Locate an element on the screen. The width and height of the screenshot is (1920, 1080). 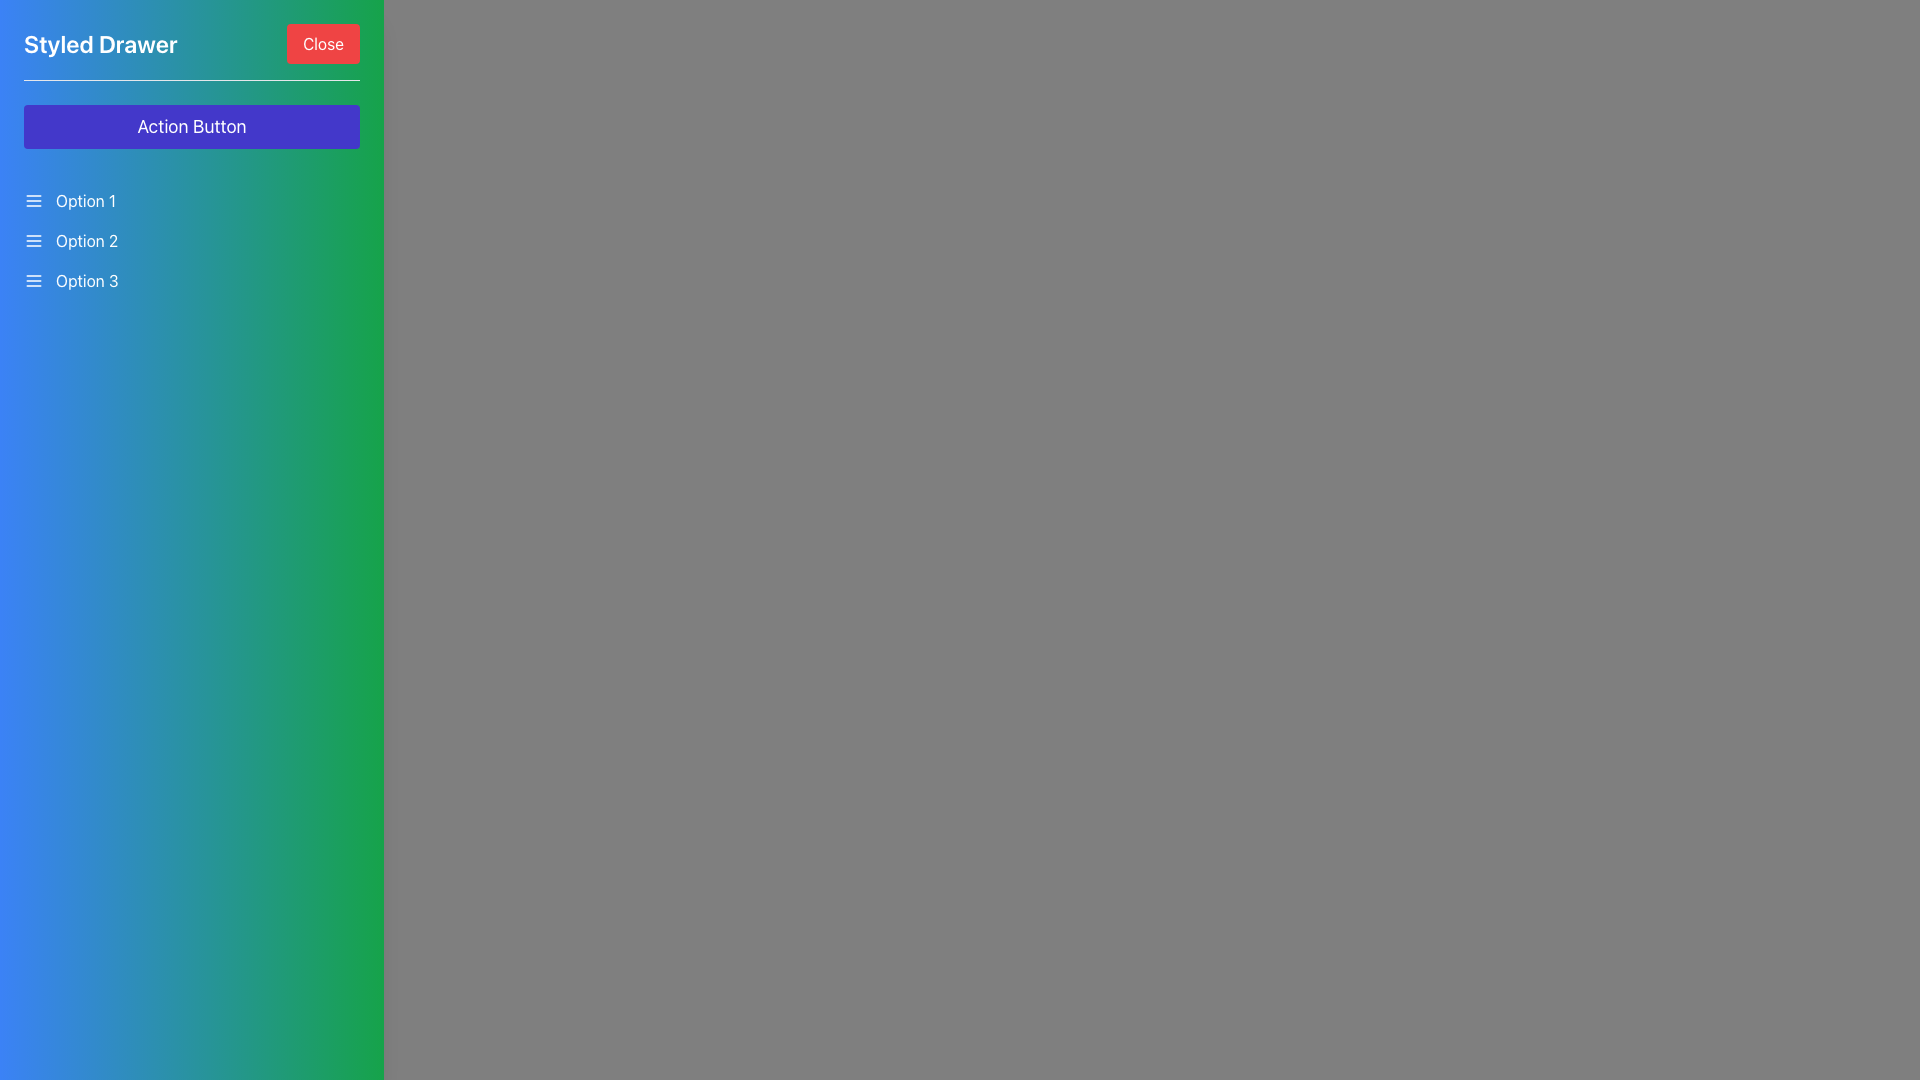
the horizontal list item labeled 'Option 3' is located at coordinates (192, 281).